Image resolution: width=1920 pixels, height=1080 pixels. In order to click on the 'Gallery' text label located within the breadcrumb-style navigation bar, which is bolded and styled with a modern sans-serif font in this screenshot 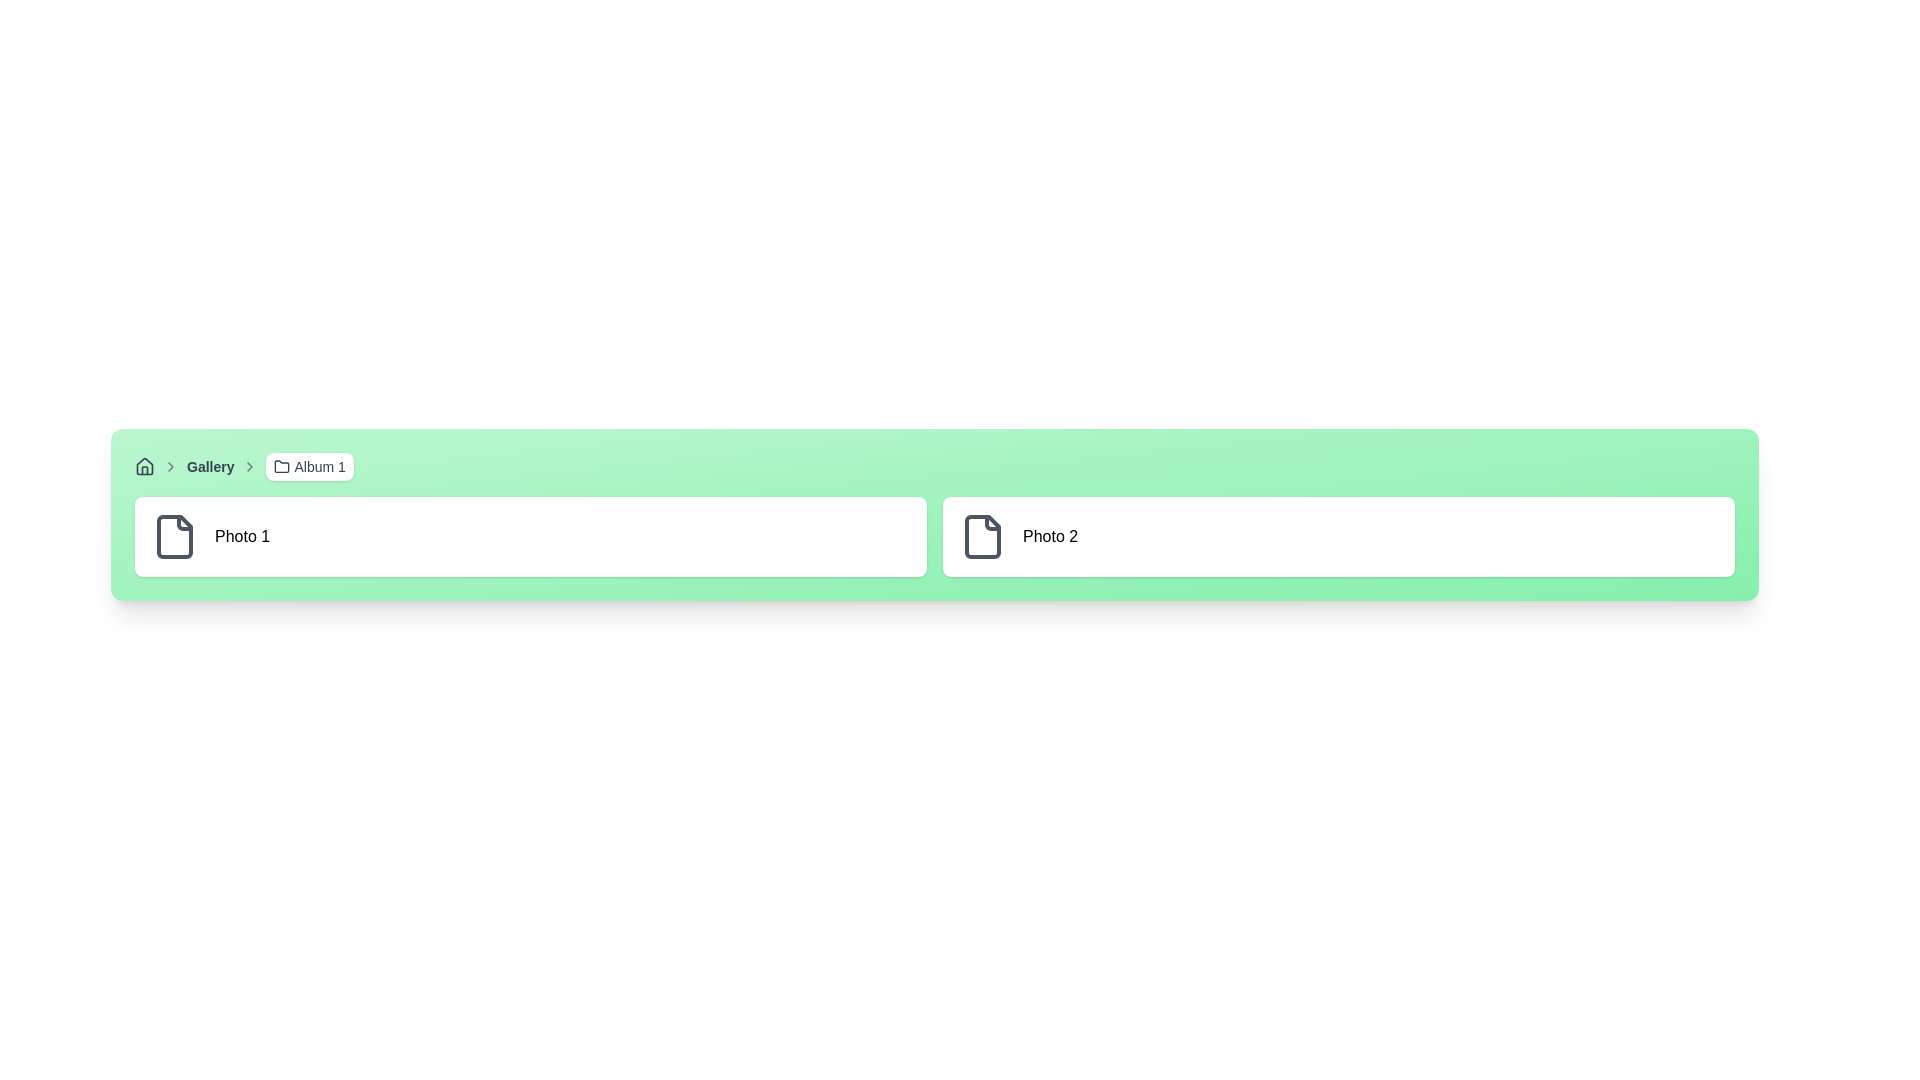, I will do `click(210, 466)`.